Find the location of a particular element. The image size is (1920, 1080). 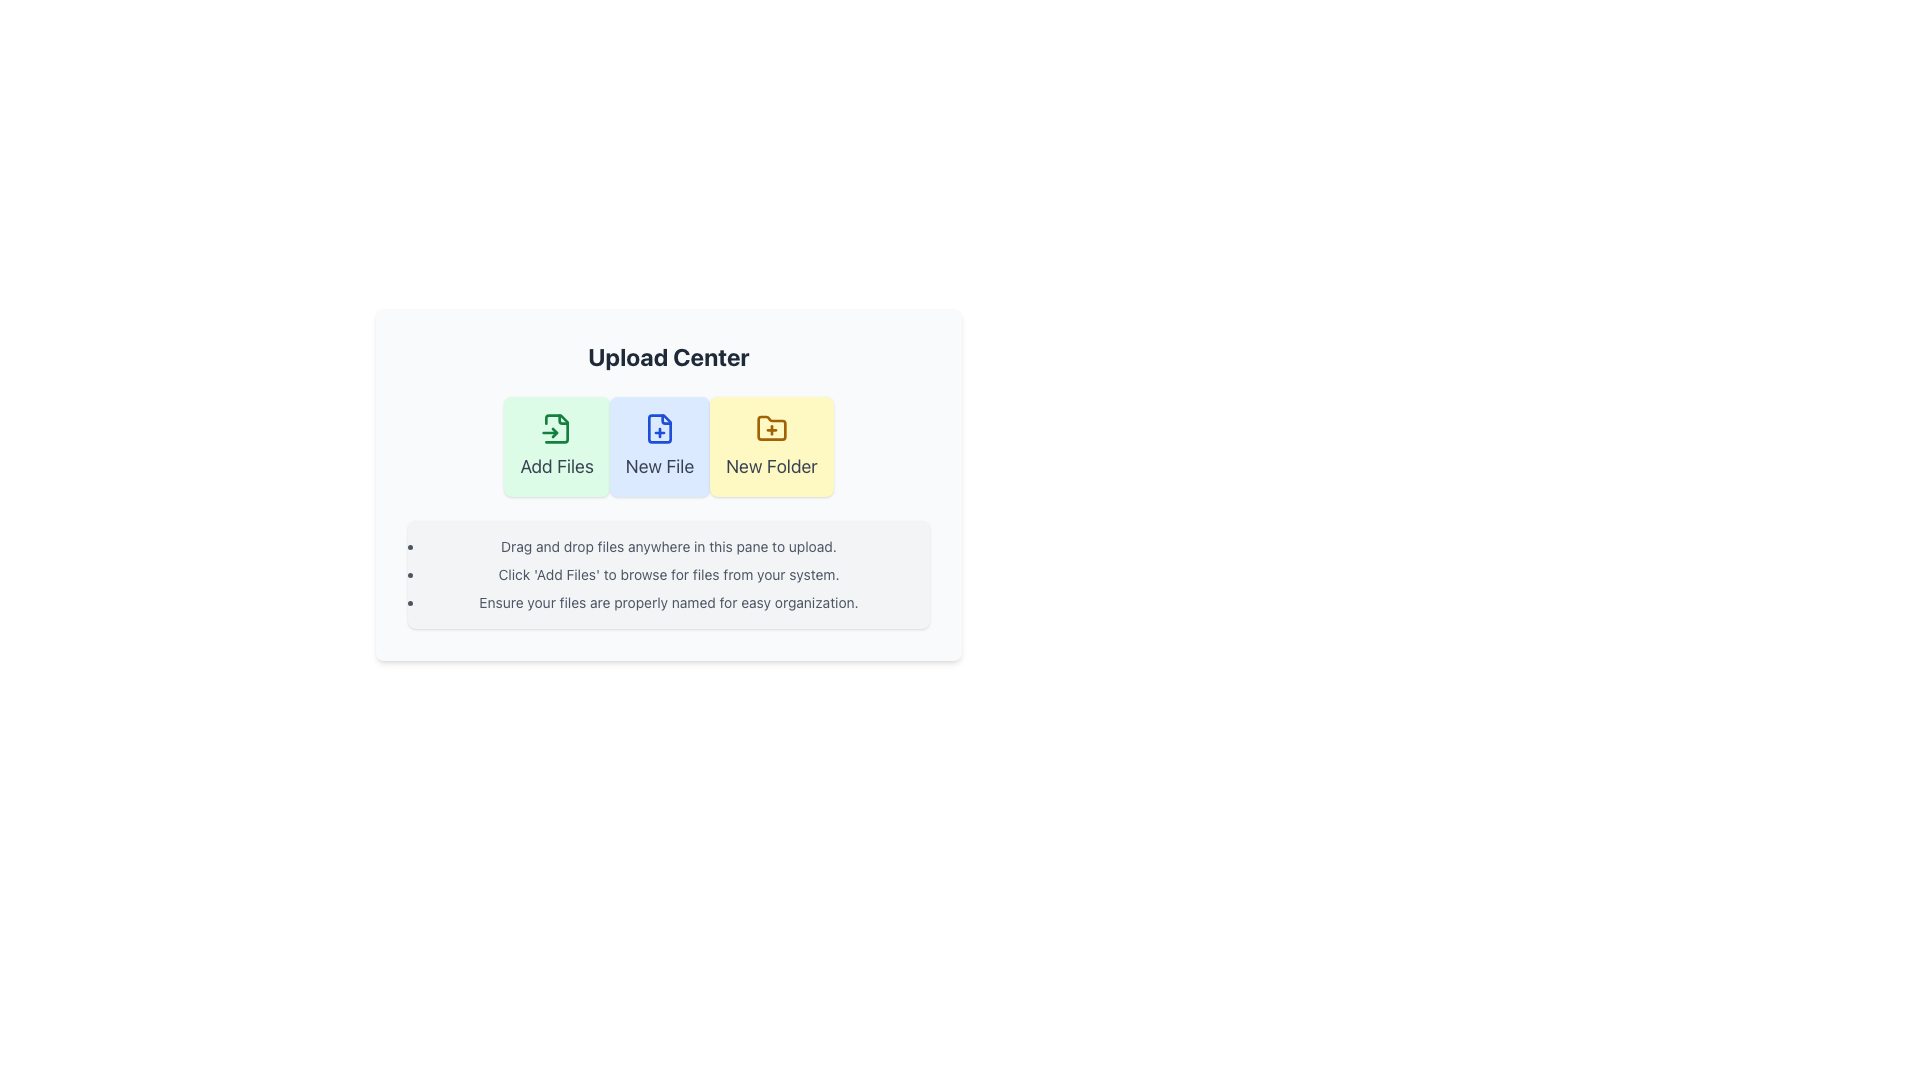

the 'New Folder' text label, which is displayed in a bold medium gray font and is positioned centrally under a yellow background card is located at coordinates (770, 466).